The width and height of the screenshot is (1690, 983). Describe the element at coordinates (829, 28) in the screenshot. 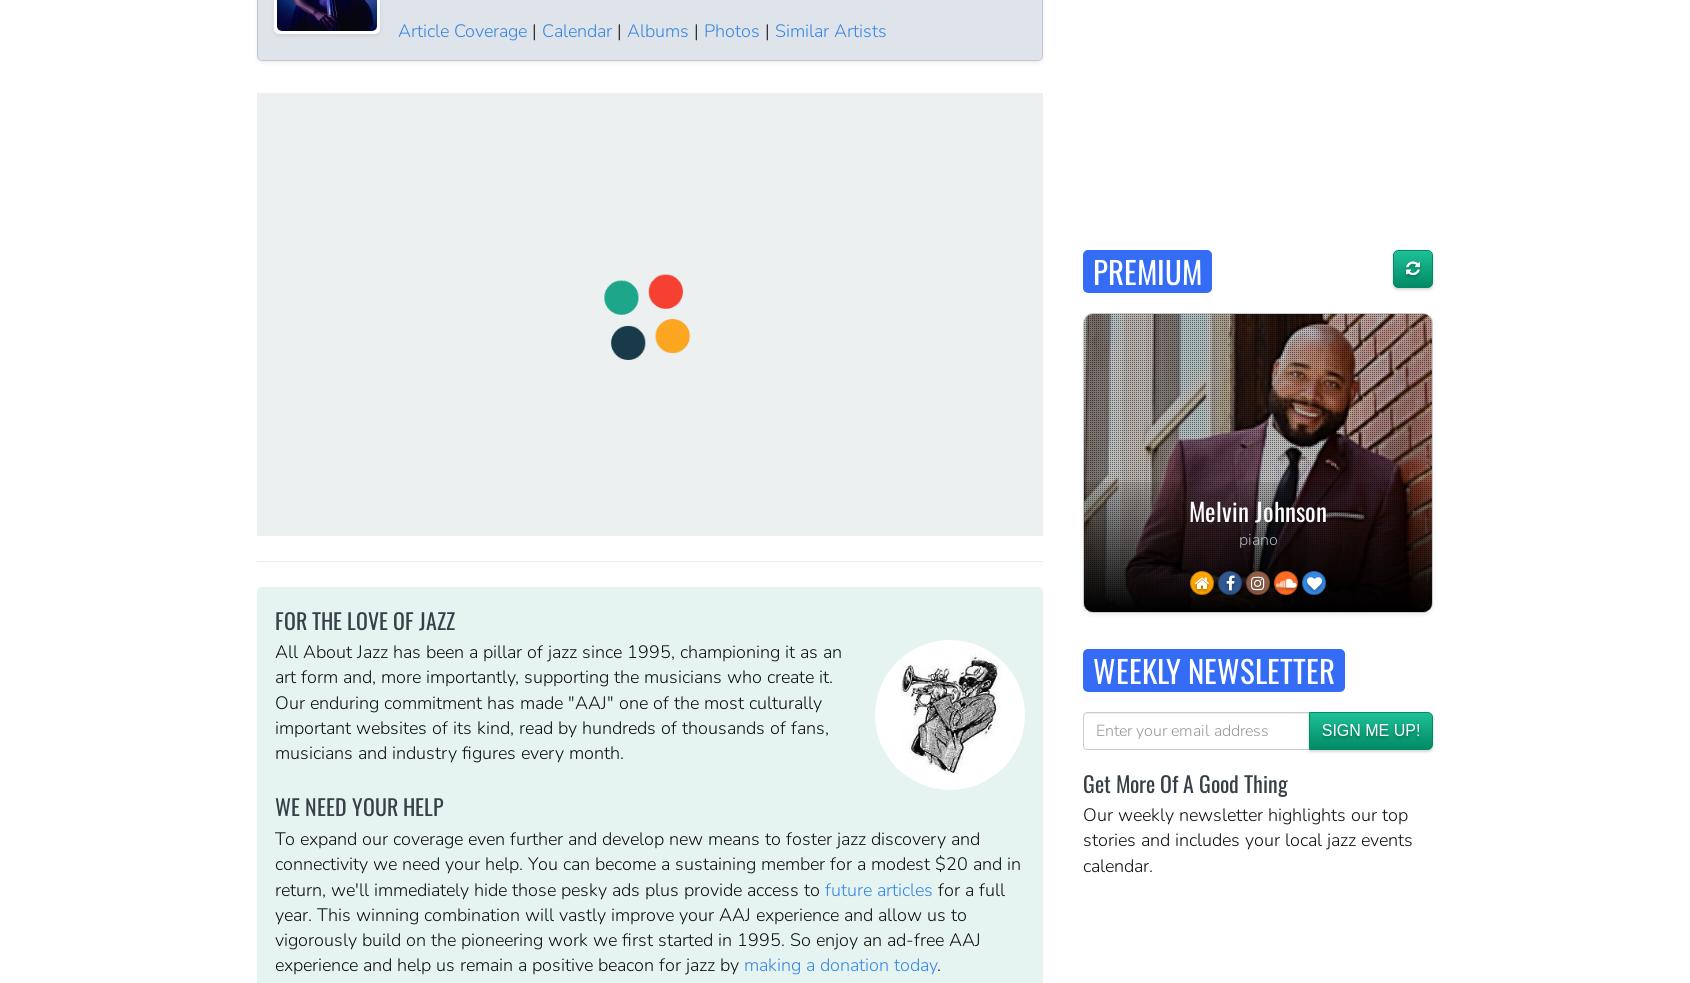

I see `'Similar Artists'` at that location.